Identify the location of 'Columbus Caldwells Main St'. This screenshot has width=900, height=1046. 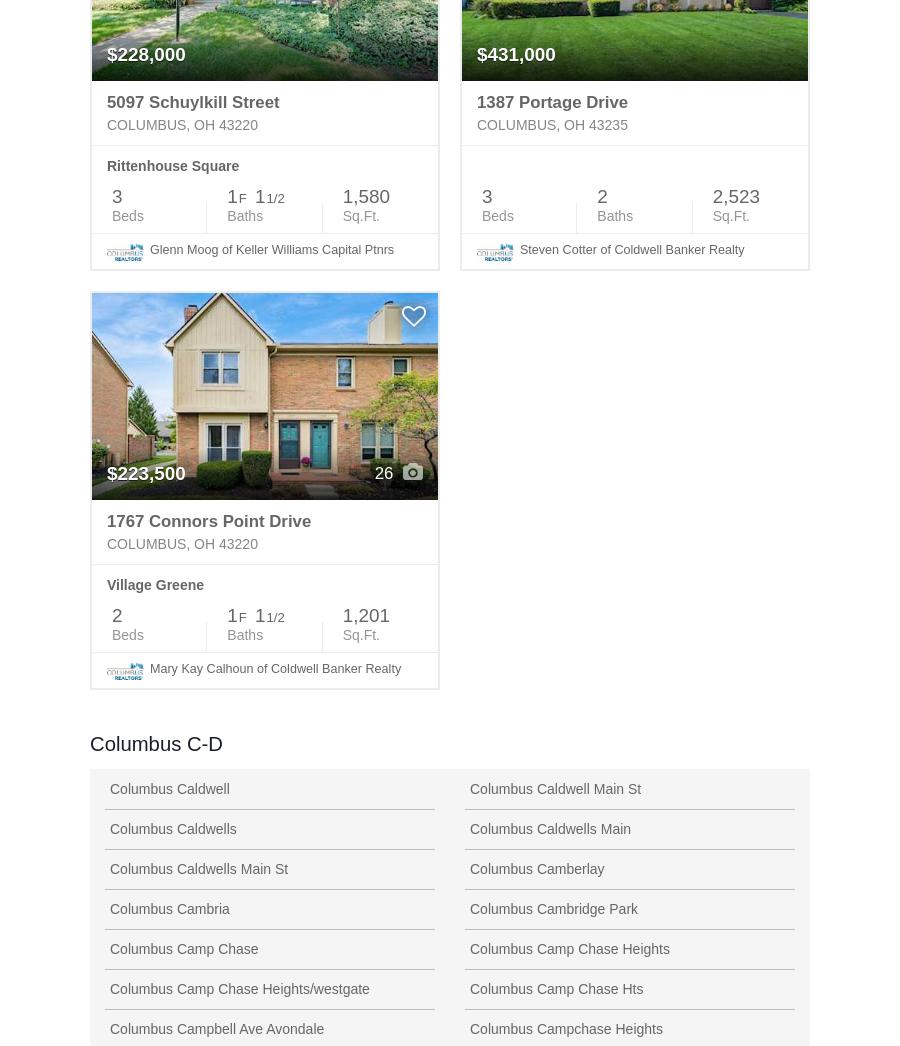
(198, 866).